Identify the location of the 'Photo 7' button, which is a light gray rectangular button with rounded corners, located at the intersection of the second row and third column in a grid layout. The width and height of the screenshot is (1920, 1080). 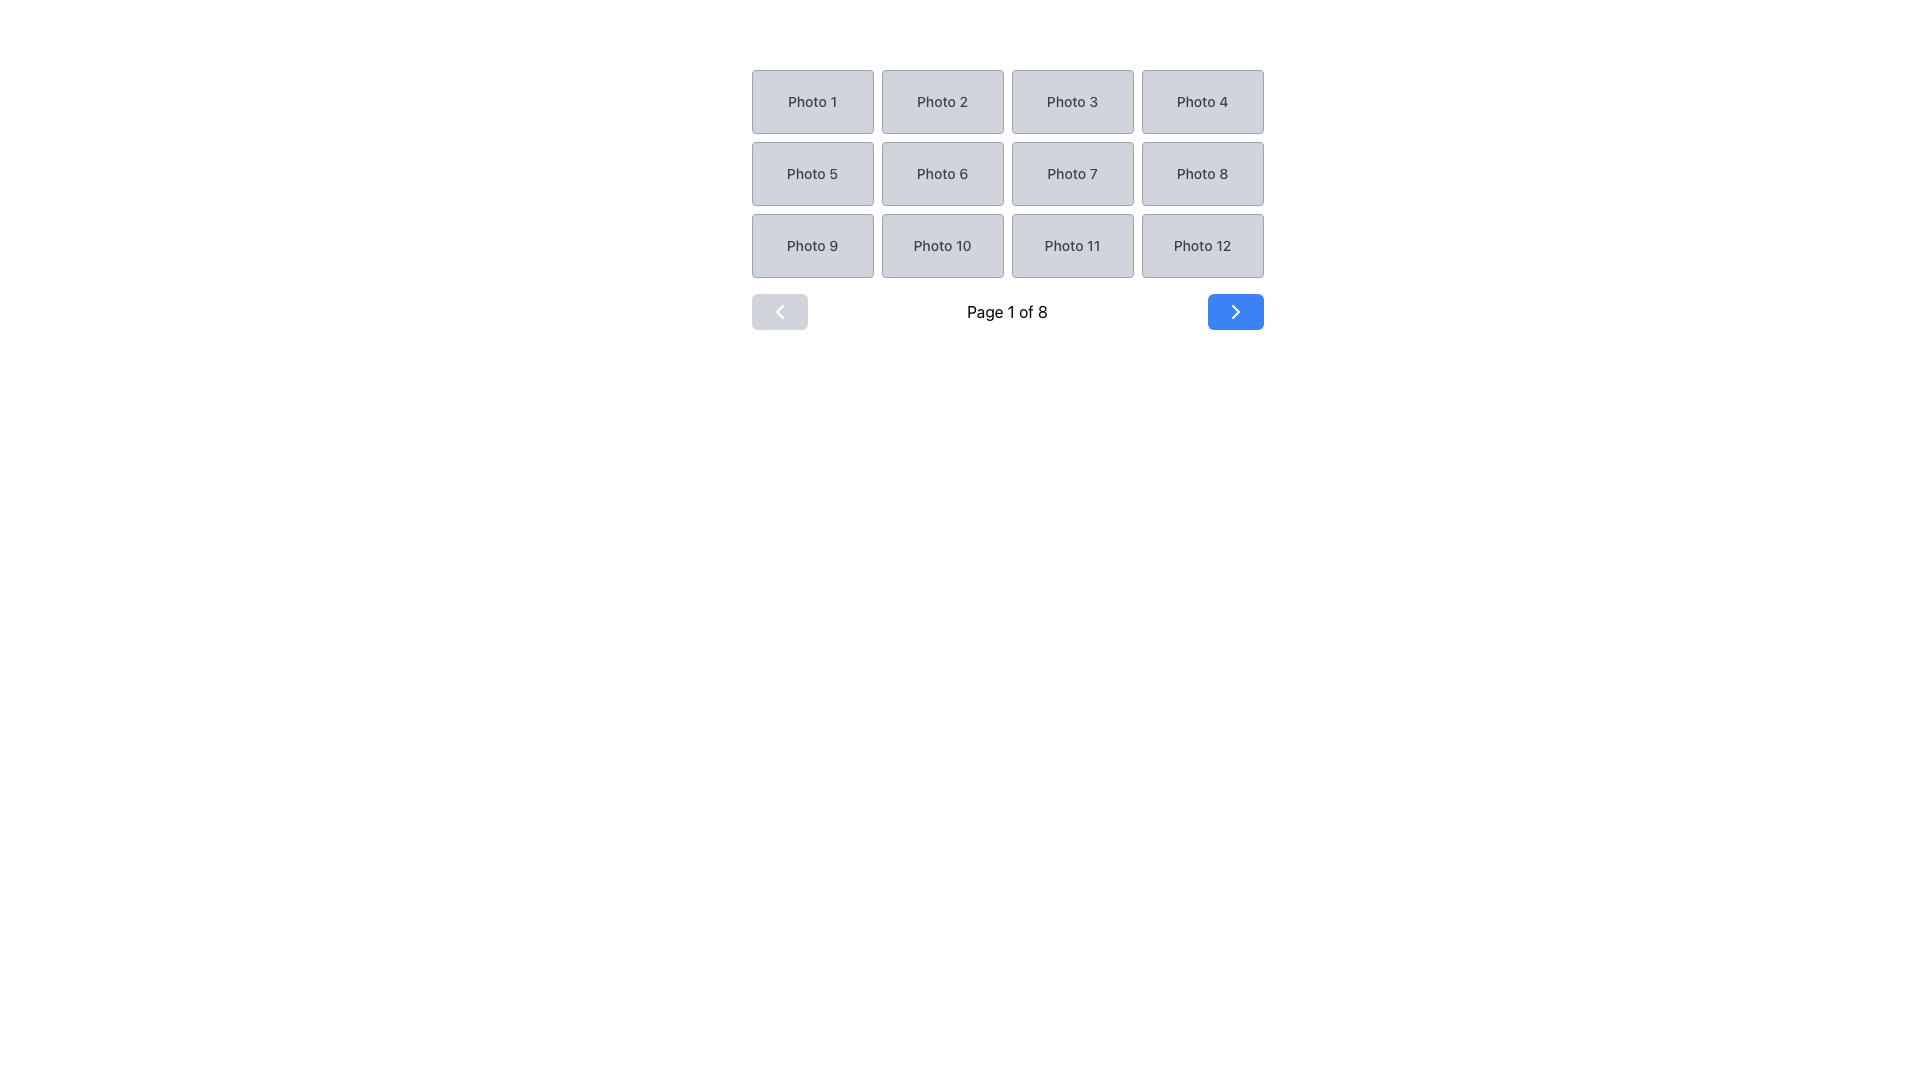
(1071, 172).